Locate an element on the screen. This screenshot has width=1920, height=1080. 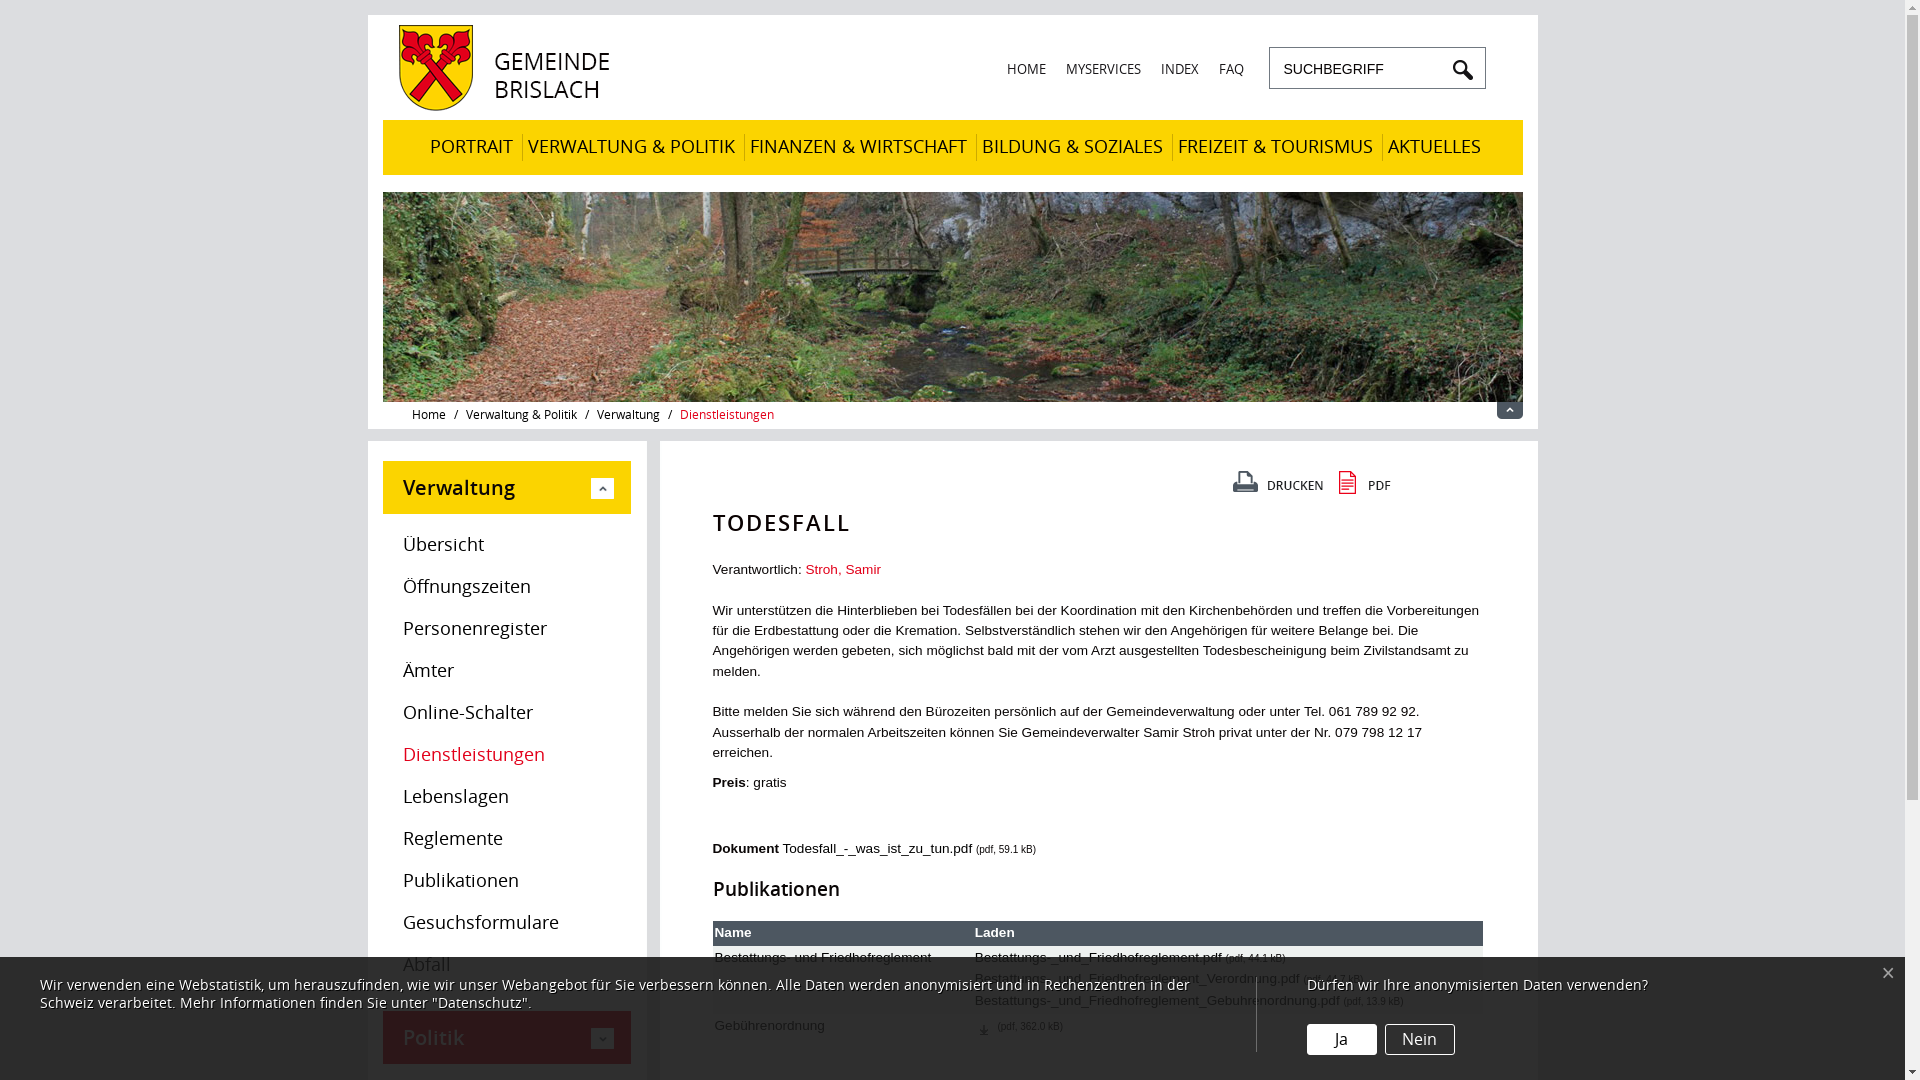
'INDEX' is located at coordinates (1179, 68).